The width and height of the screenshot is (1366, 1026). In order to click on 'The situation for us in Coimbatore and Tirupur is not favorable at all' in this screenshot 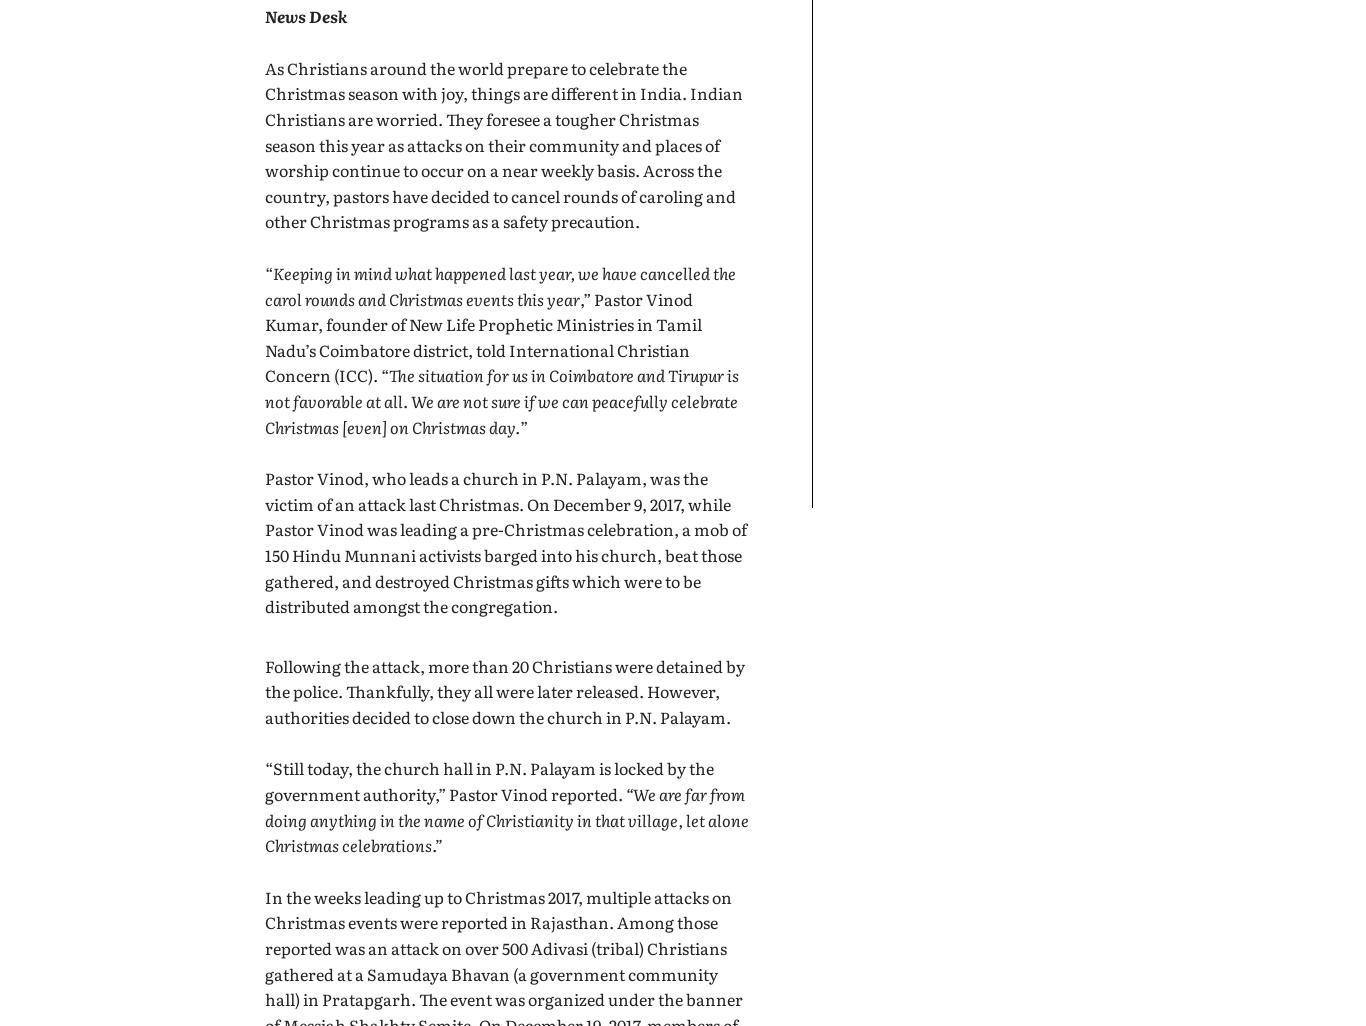, I will do `click(502, 386)`.